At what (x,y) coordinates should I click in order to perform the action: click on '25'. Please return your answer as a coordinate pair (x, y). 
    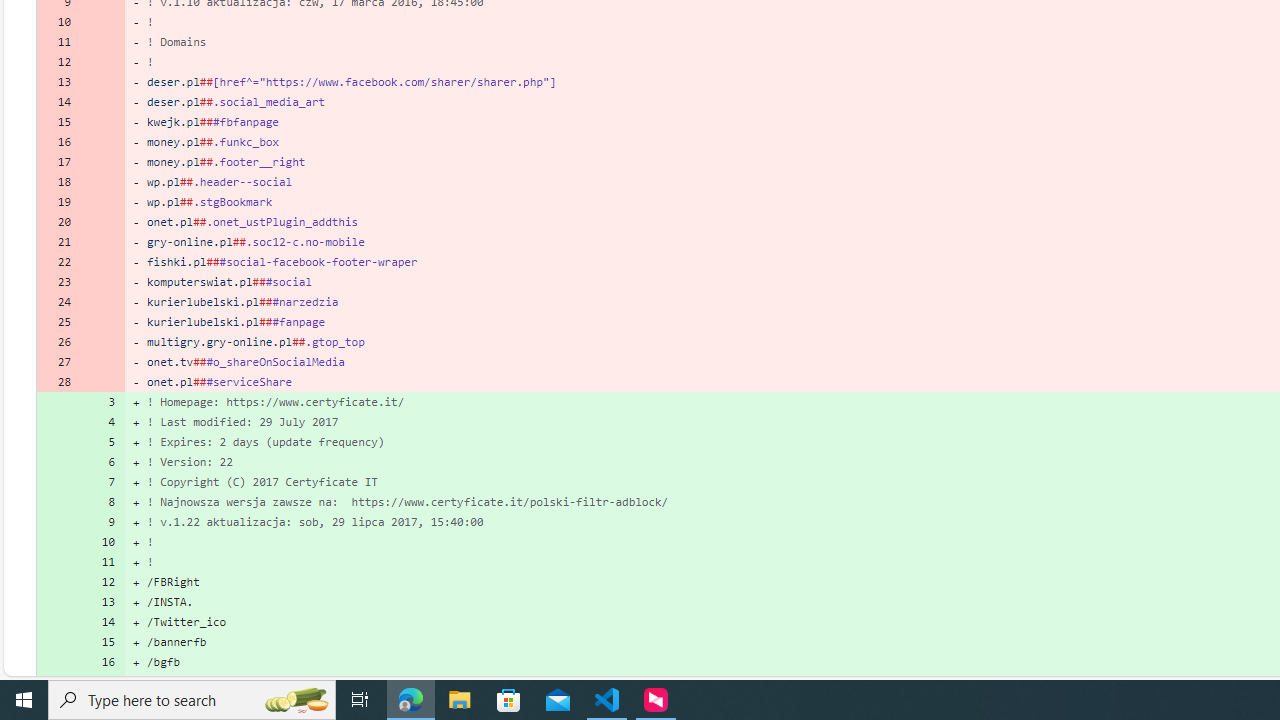
    Looking at the image, I should click on (58, 320).